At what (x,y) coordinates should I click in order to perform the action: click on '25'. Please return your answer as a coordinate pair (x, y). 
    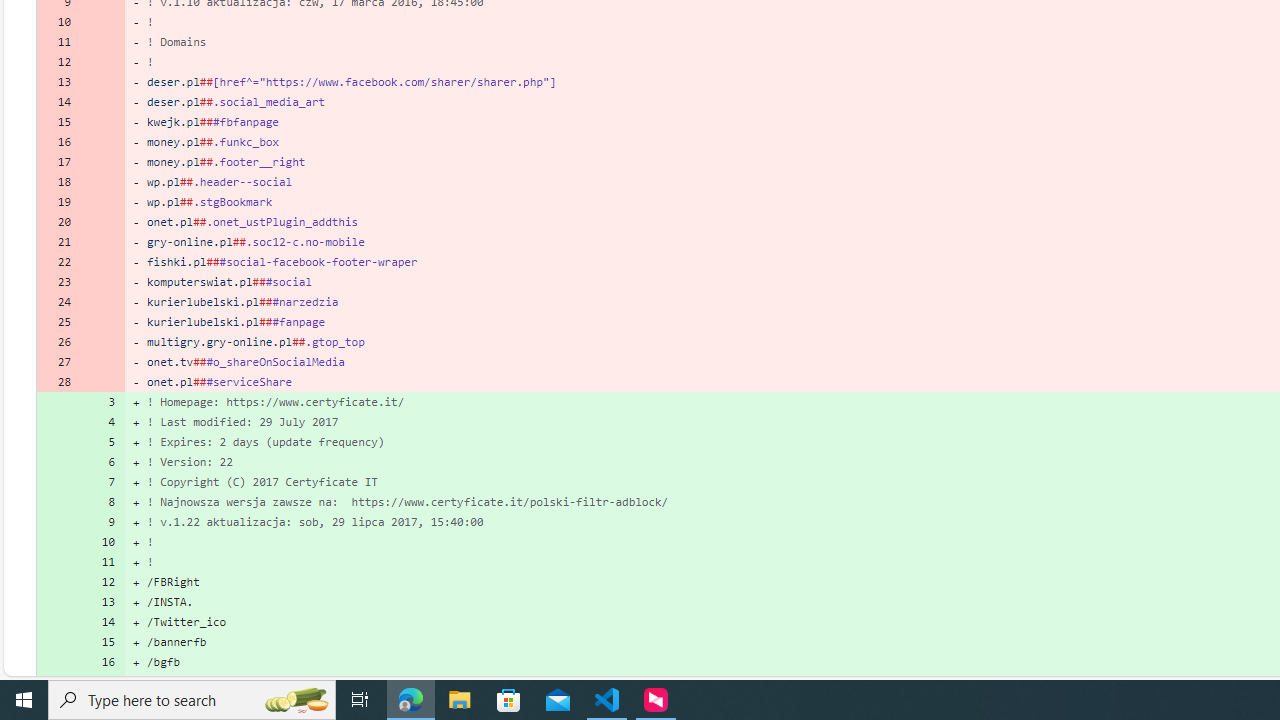
    Looking at the image, I should click on (58, 320).